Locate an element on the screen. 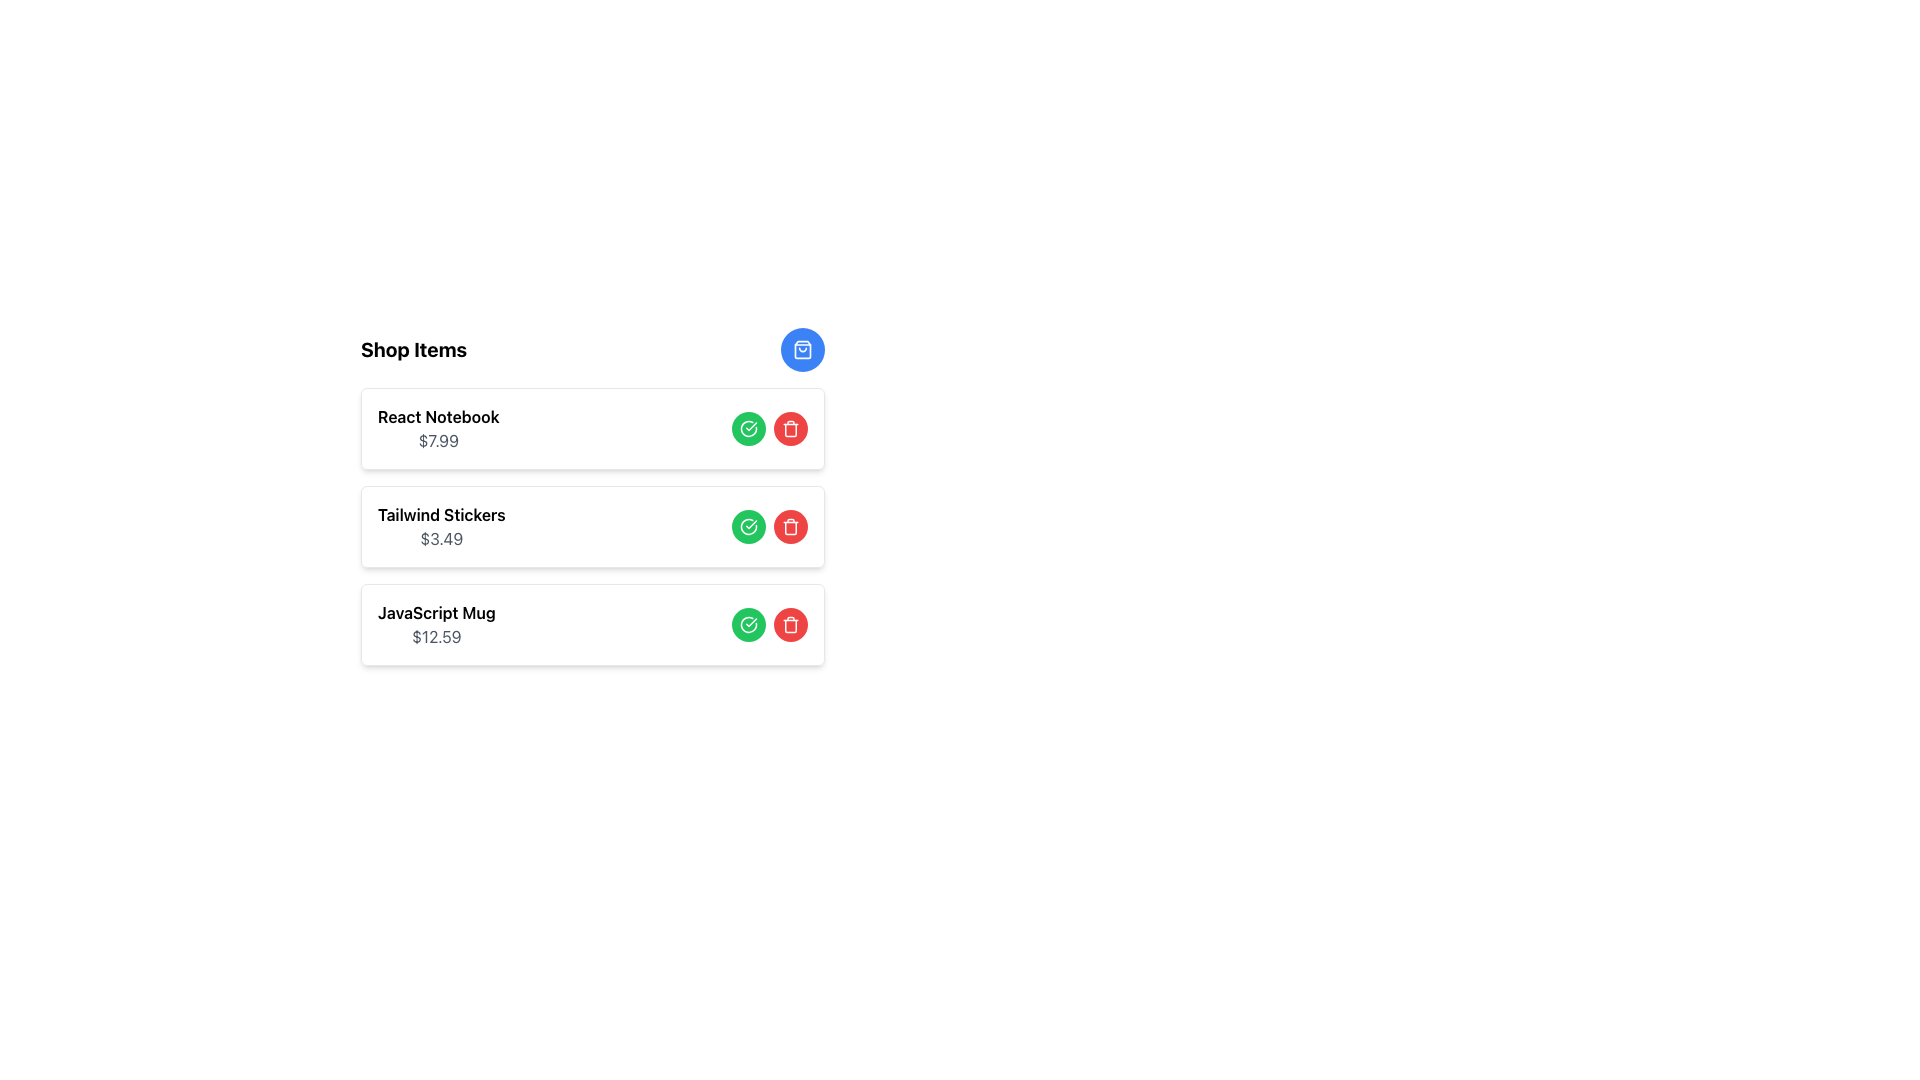 The height and width of the screenshot is (1080, 1920). price text '$7.99' displayed in a small, gray-colored font located directly beneath the label 'React Notebook' in the 'Shop Items' column is located at coordinates (437, 439).